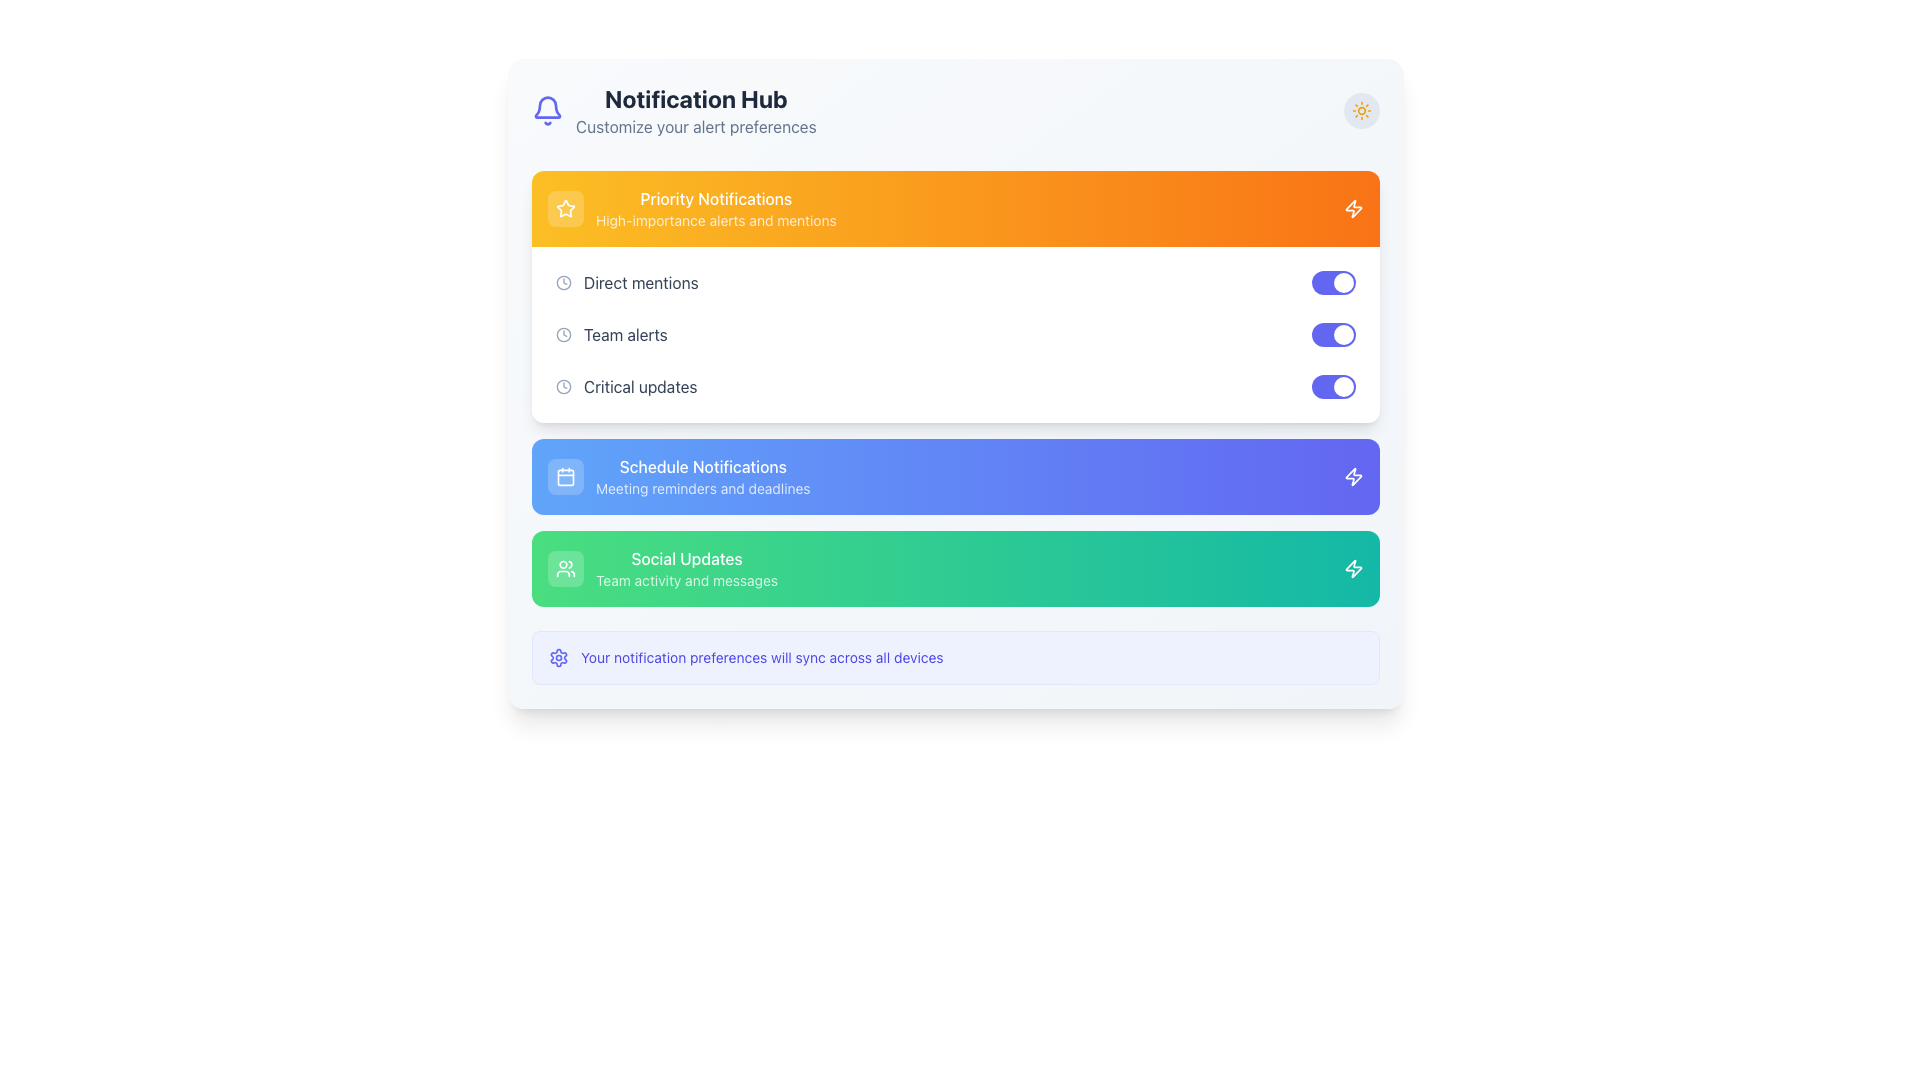 Image resolution: width=1920 pixels, height=1080 pixels. I want to click on the list item labeled 'Schedule Notifications' which features a calendar icon and white text for selecting or expanding its details, so click(679, 477).